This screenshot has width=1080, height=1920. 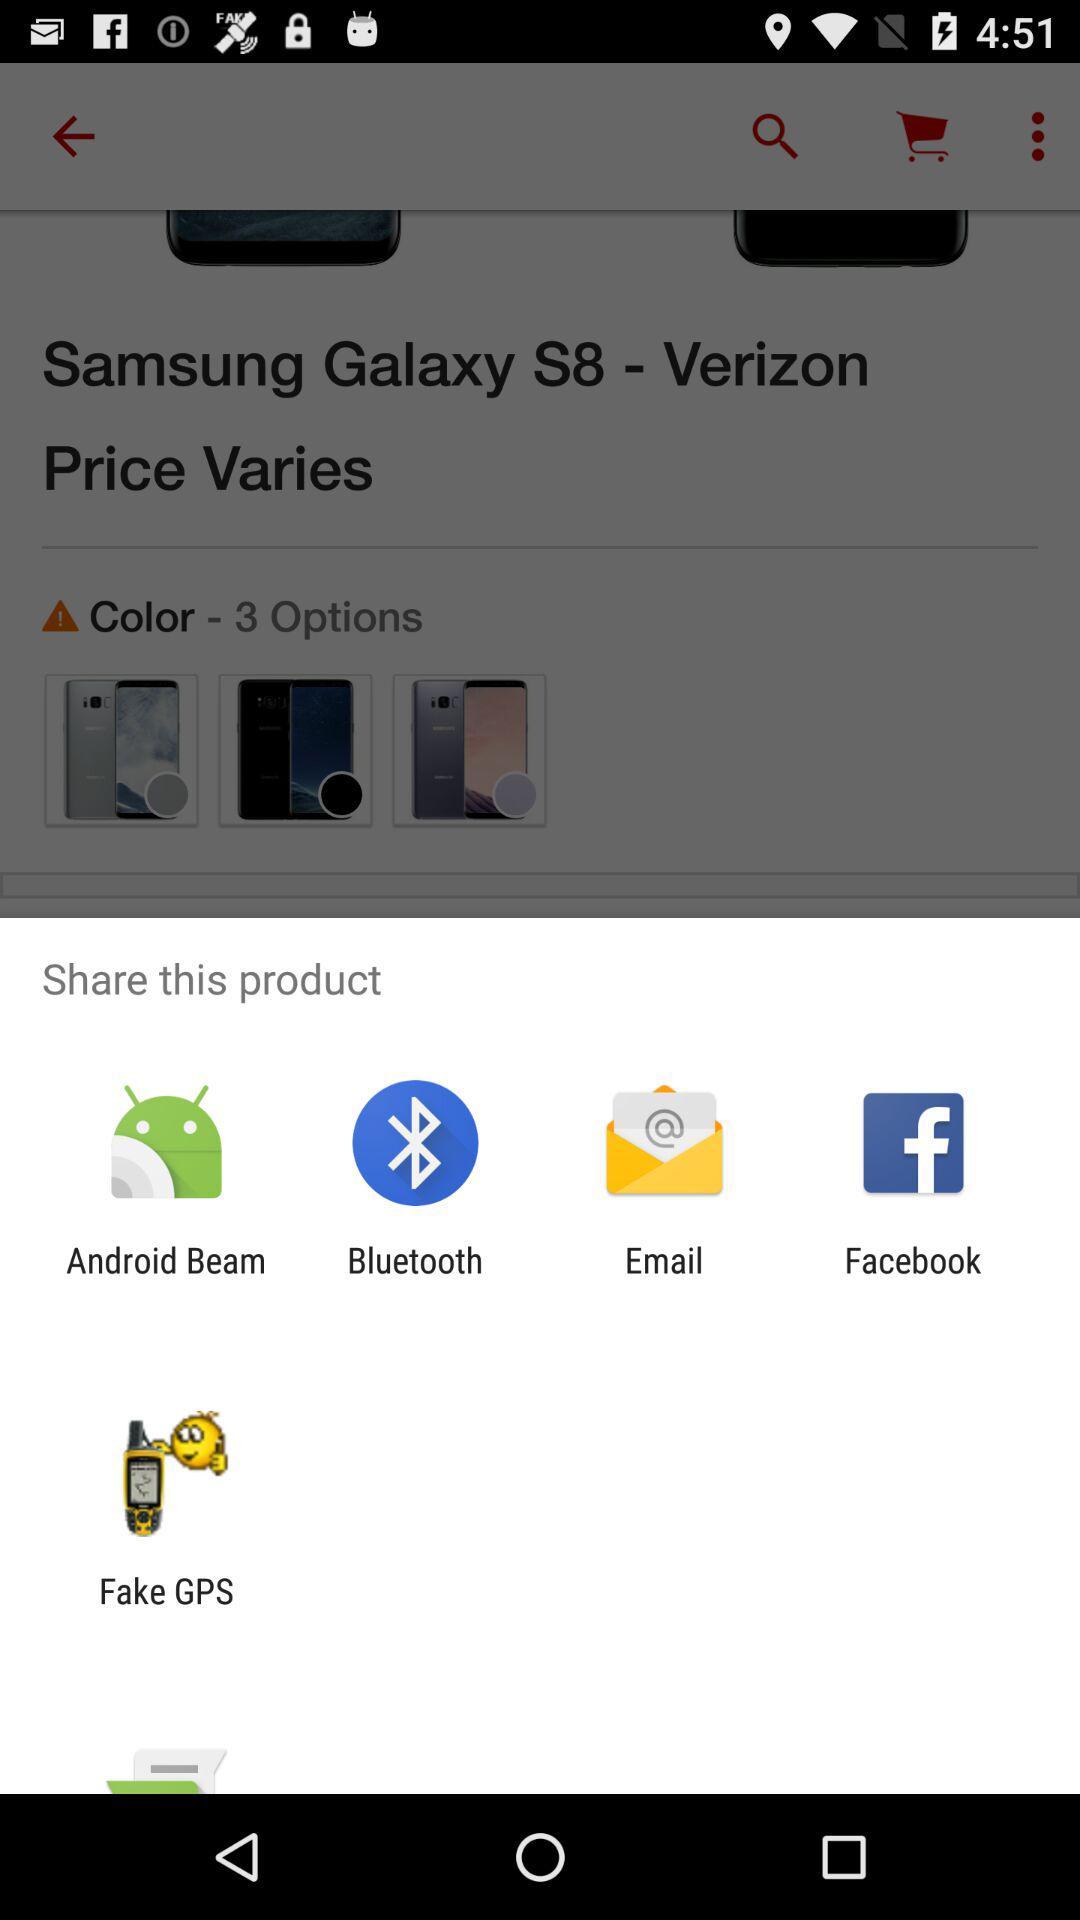 I want to click on the facebook icon, so click(x=913, y=1281).